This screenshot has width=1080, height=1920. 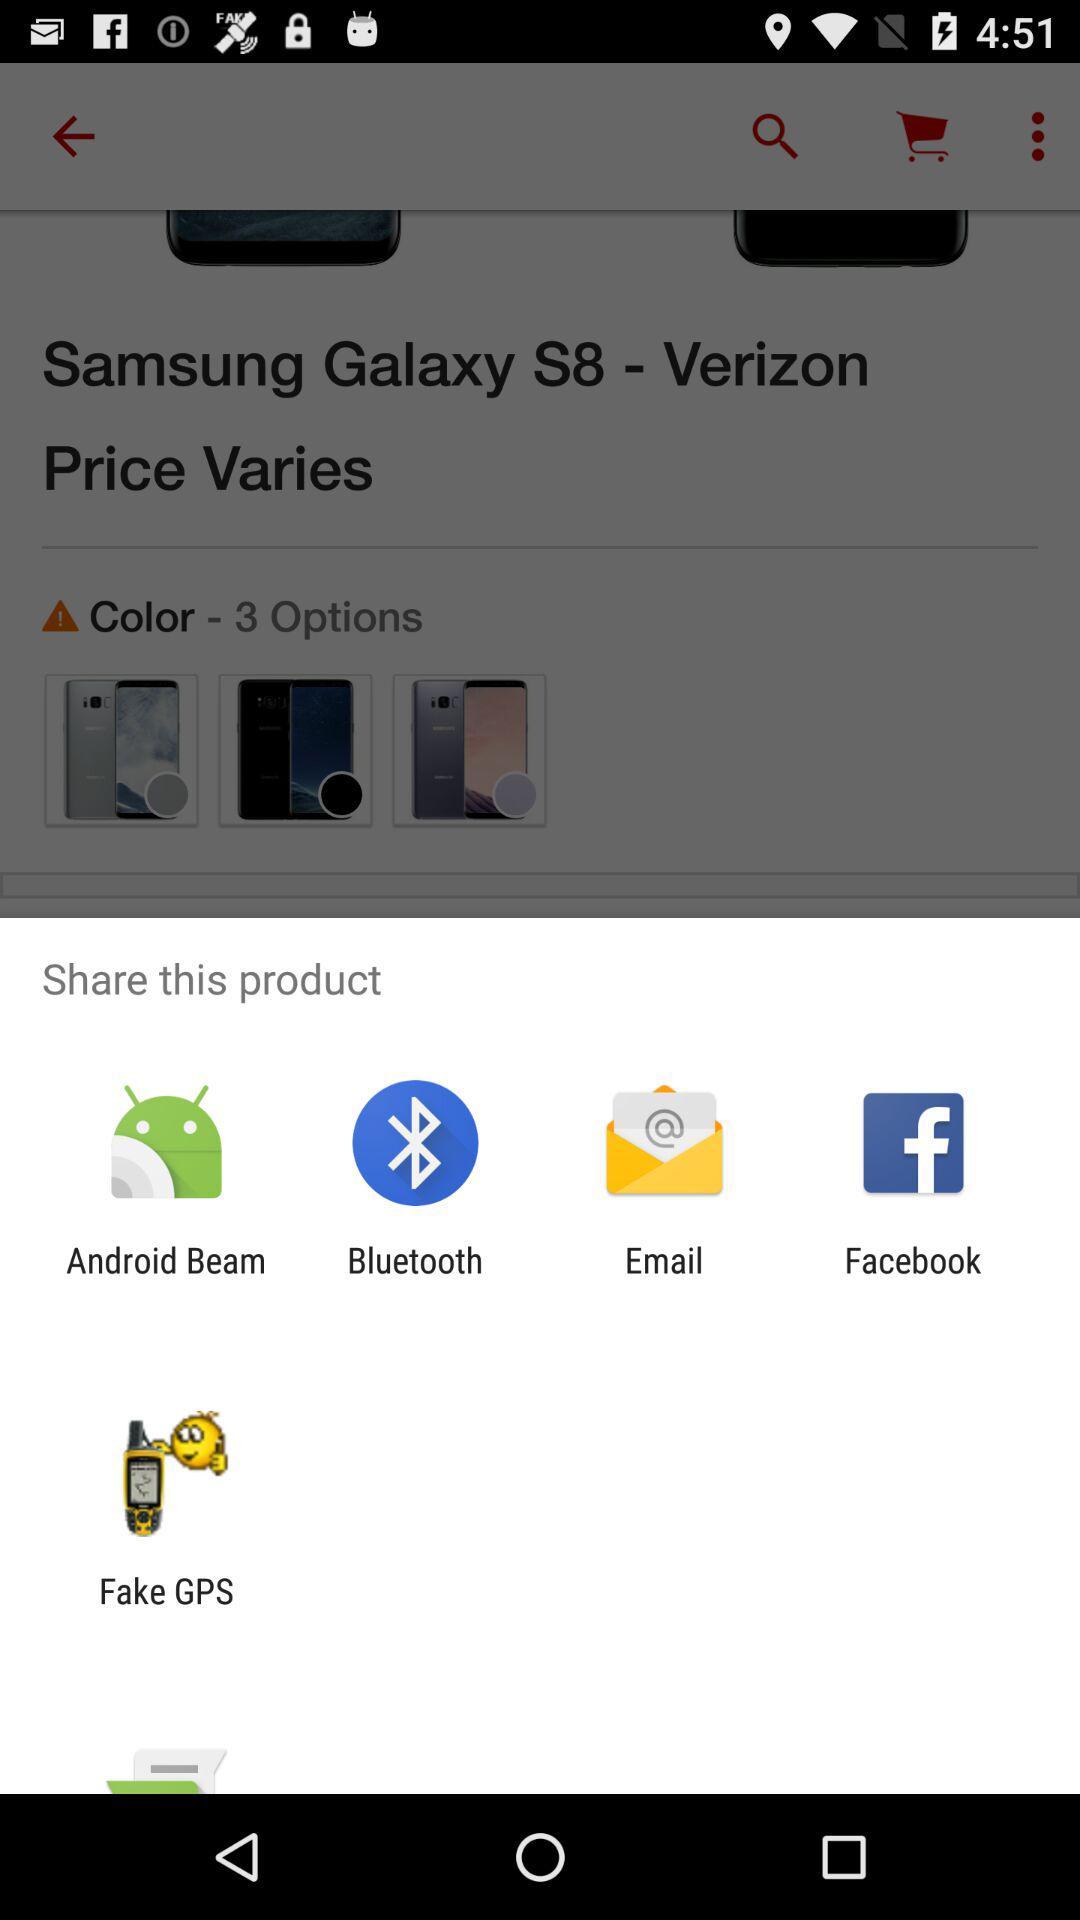 I want to click on the facebook icon, so click(x=913, y=1281).